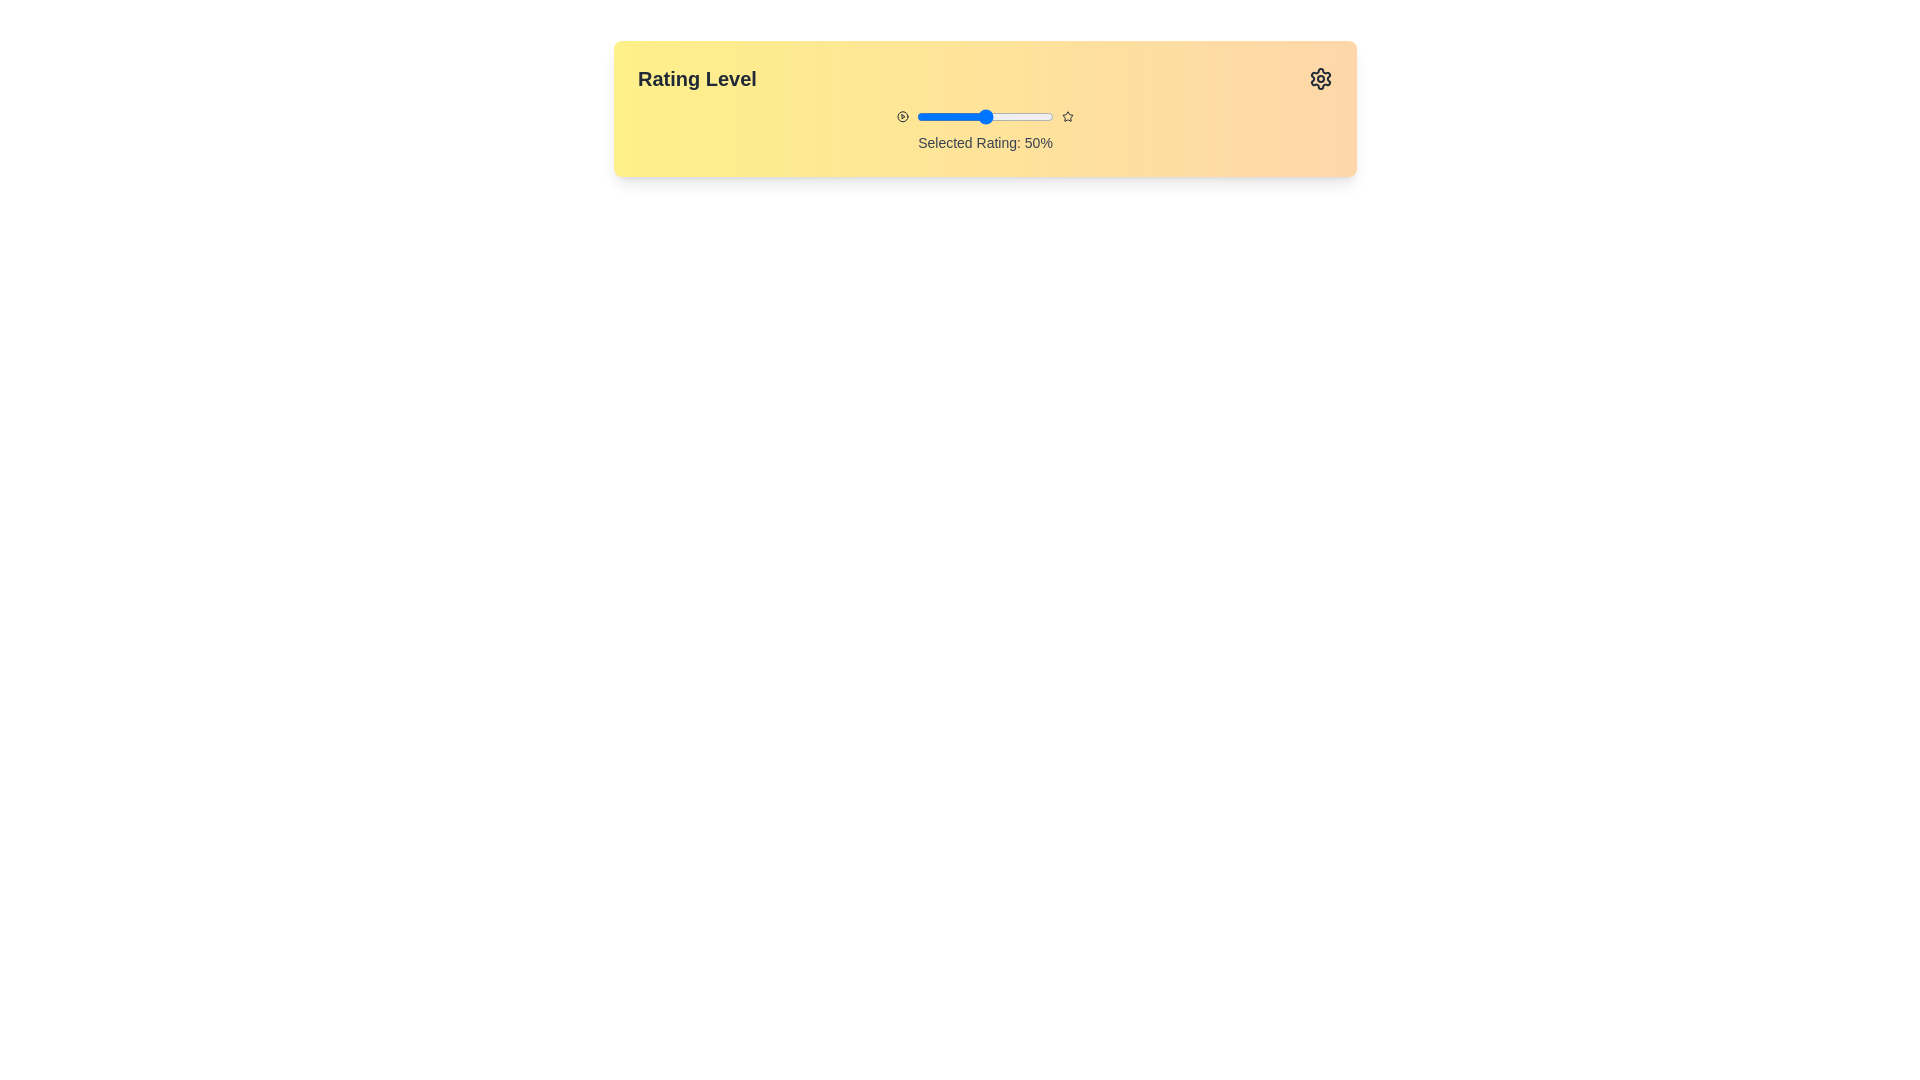  I want to click on the slider, so click(967, 116).